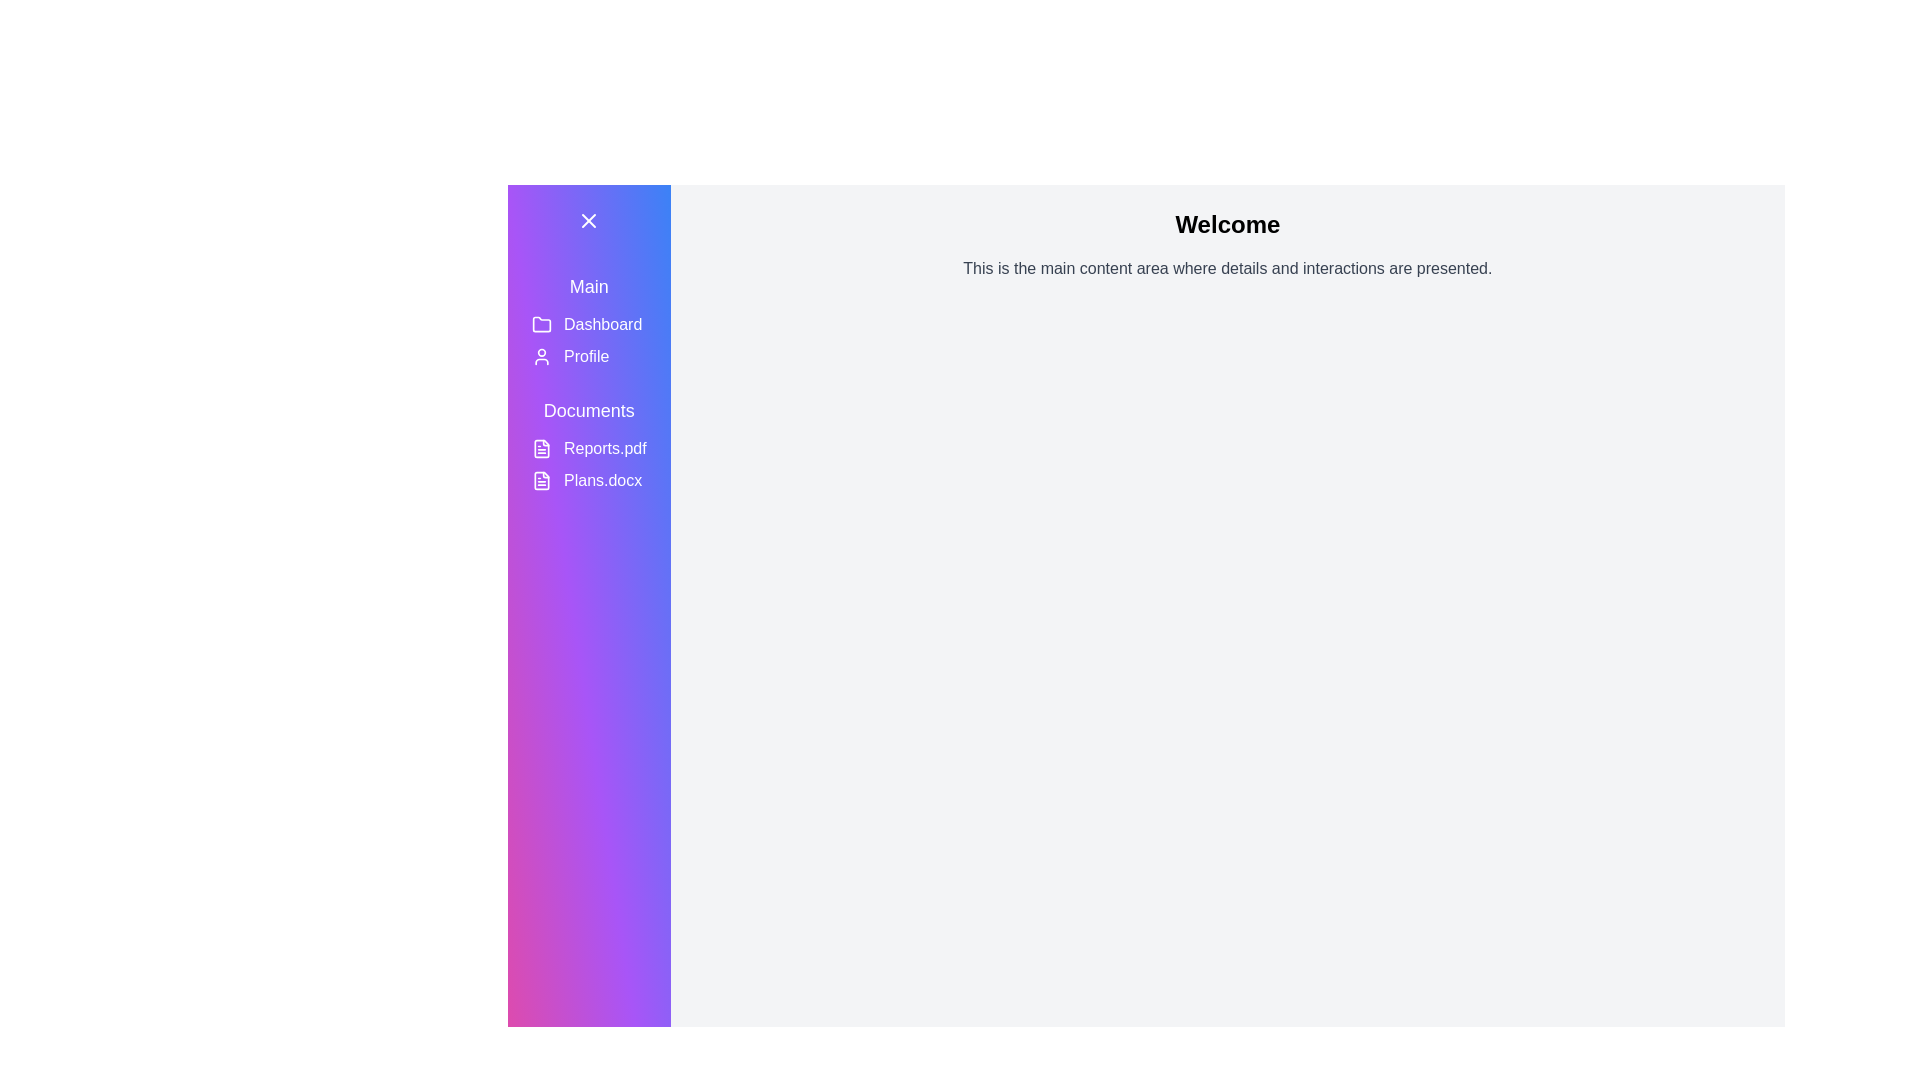 This screenshot has width=1920, height=1080. Describe the element at coordinates (588, 339) in the screenshot. I see `the 'Profile' entry in the Sidebar navigation menu` at that location.